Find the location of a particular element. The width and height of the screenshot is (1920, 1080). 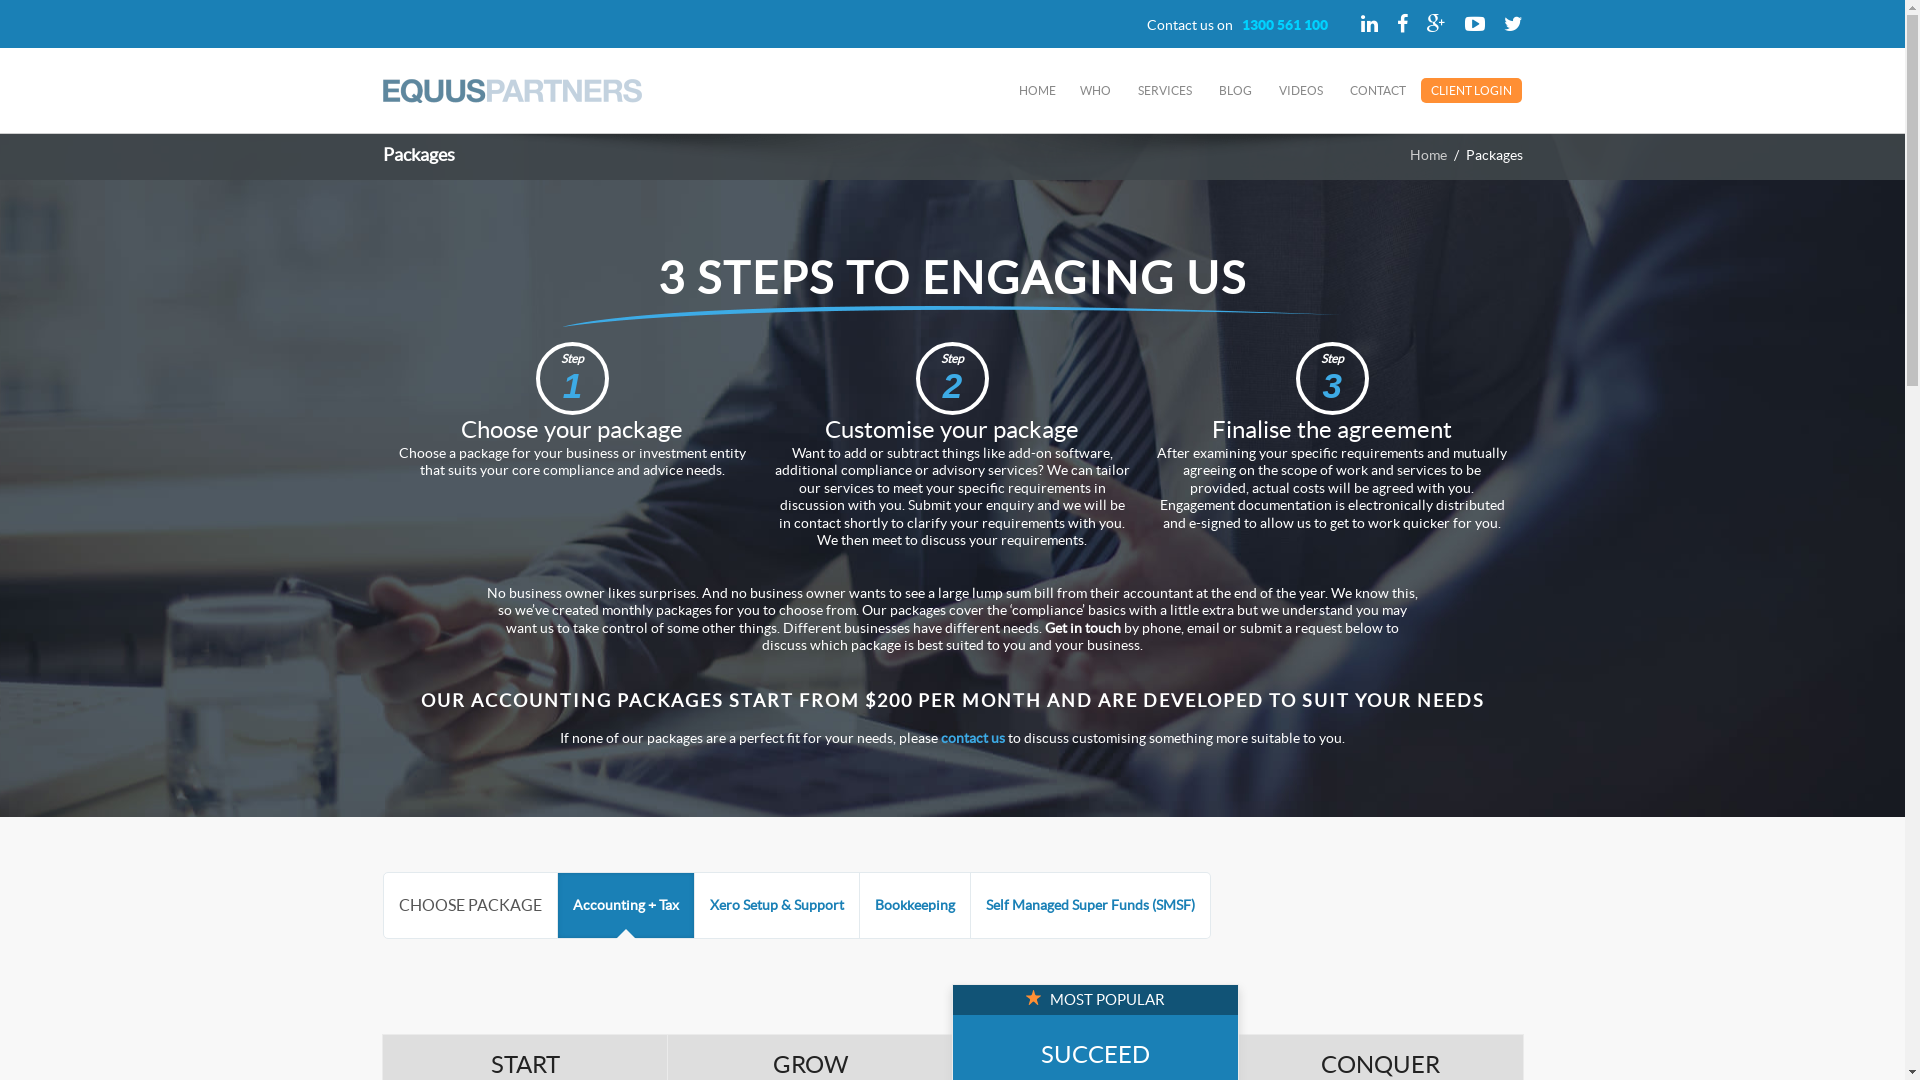

'CLIENT LOGIN' is located at coordinates (1471, 90).